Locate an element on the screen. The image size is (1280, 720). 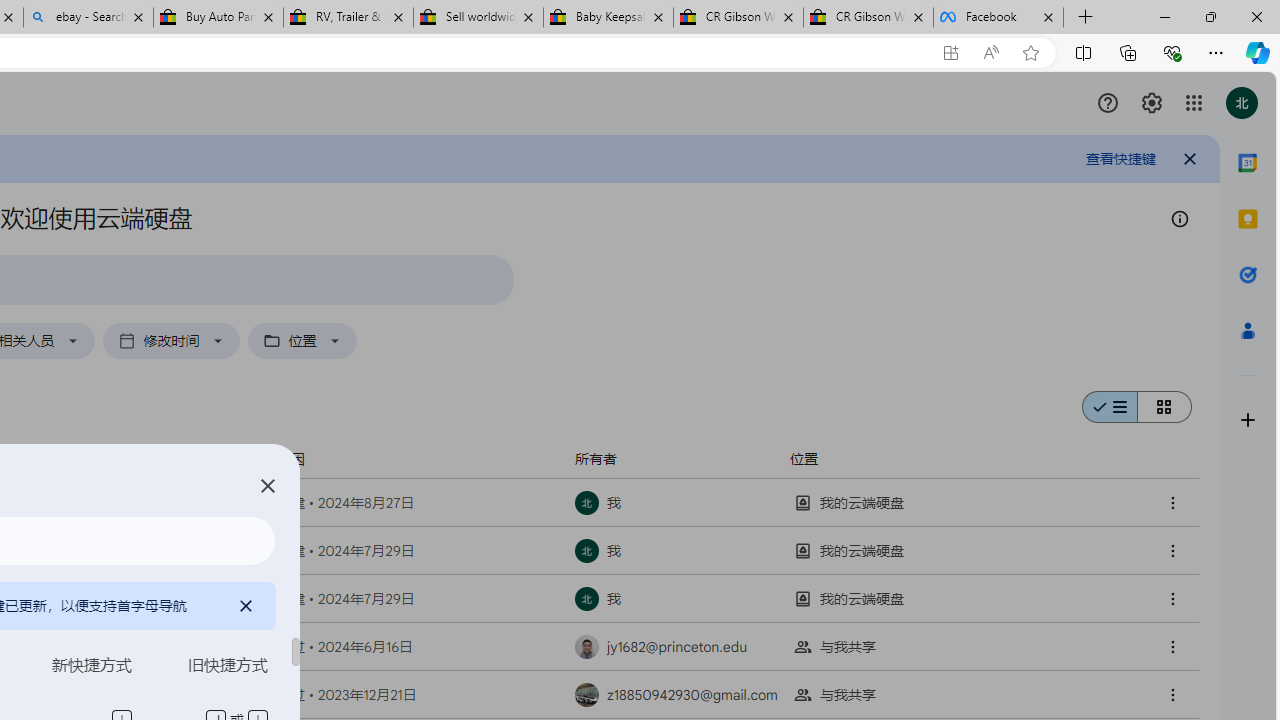
'Sell worldwide with eBay' is located at coordinates (477, 17).